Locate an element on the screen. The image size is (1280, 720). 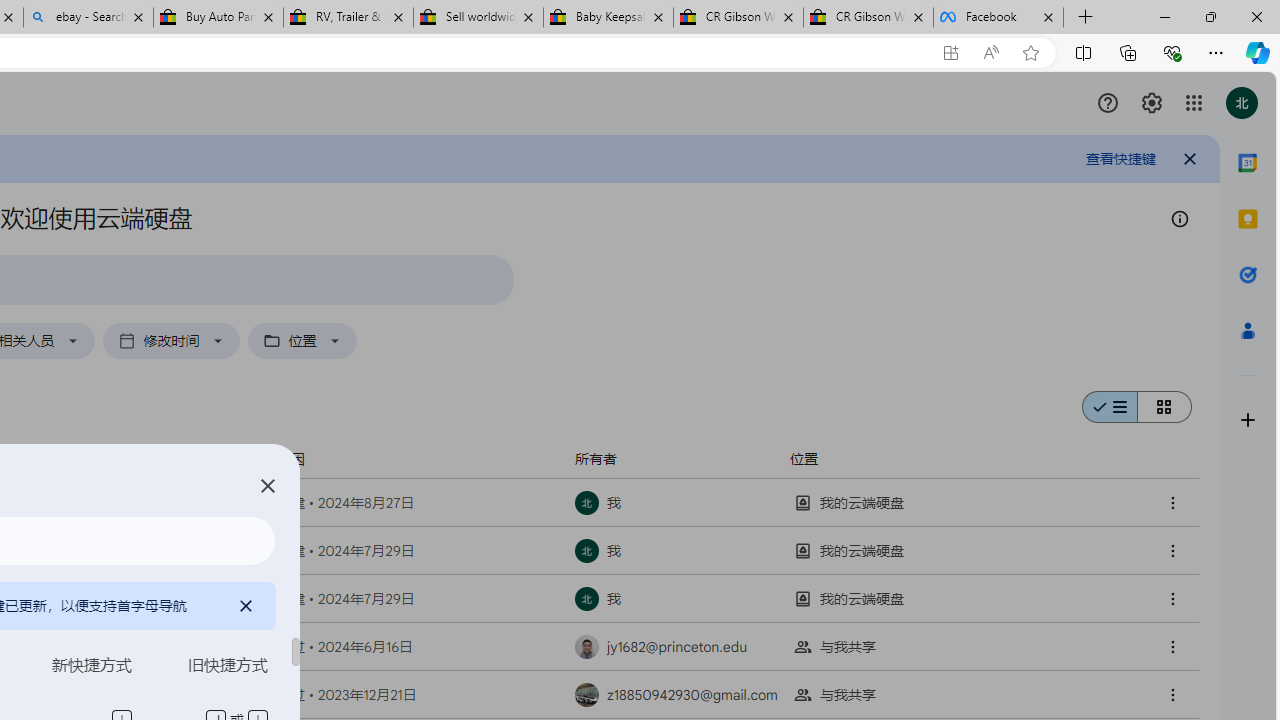
'Sell worldwide with eBay' is located at coordinates (477, 17).